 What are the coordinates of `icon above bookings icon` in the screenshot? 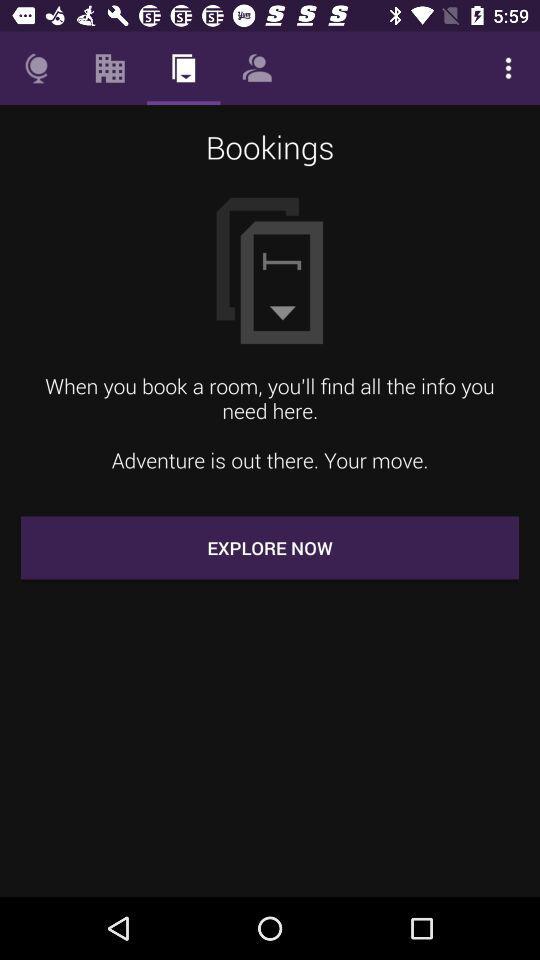 It's located at (257, 68).